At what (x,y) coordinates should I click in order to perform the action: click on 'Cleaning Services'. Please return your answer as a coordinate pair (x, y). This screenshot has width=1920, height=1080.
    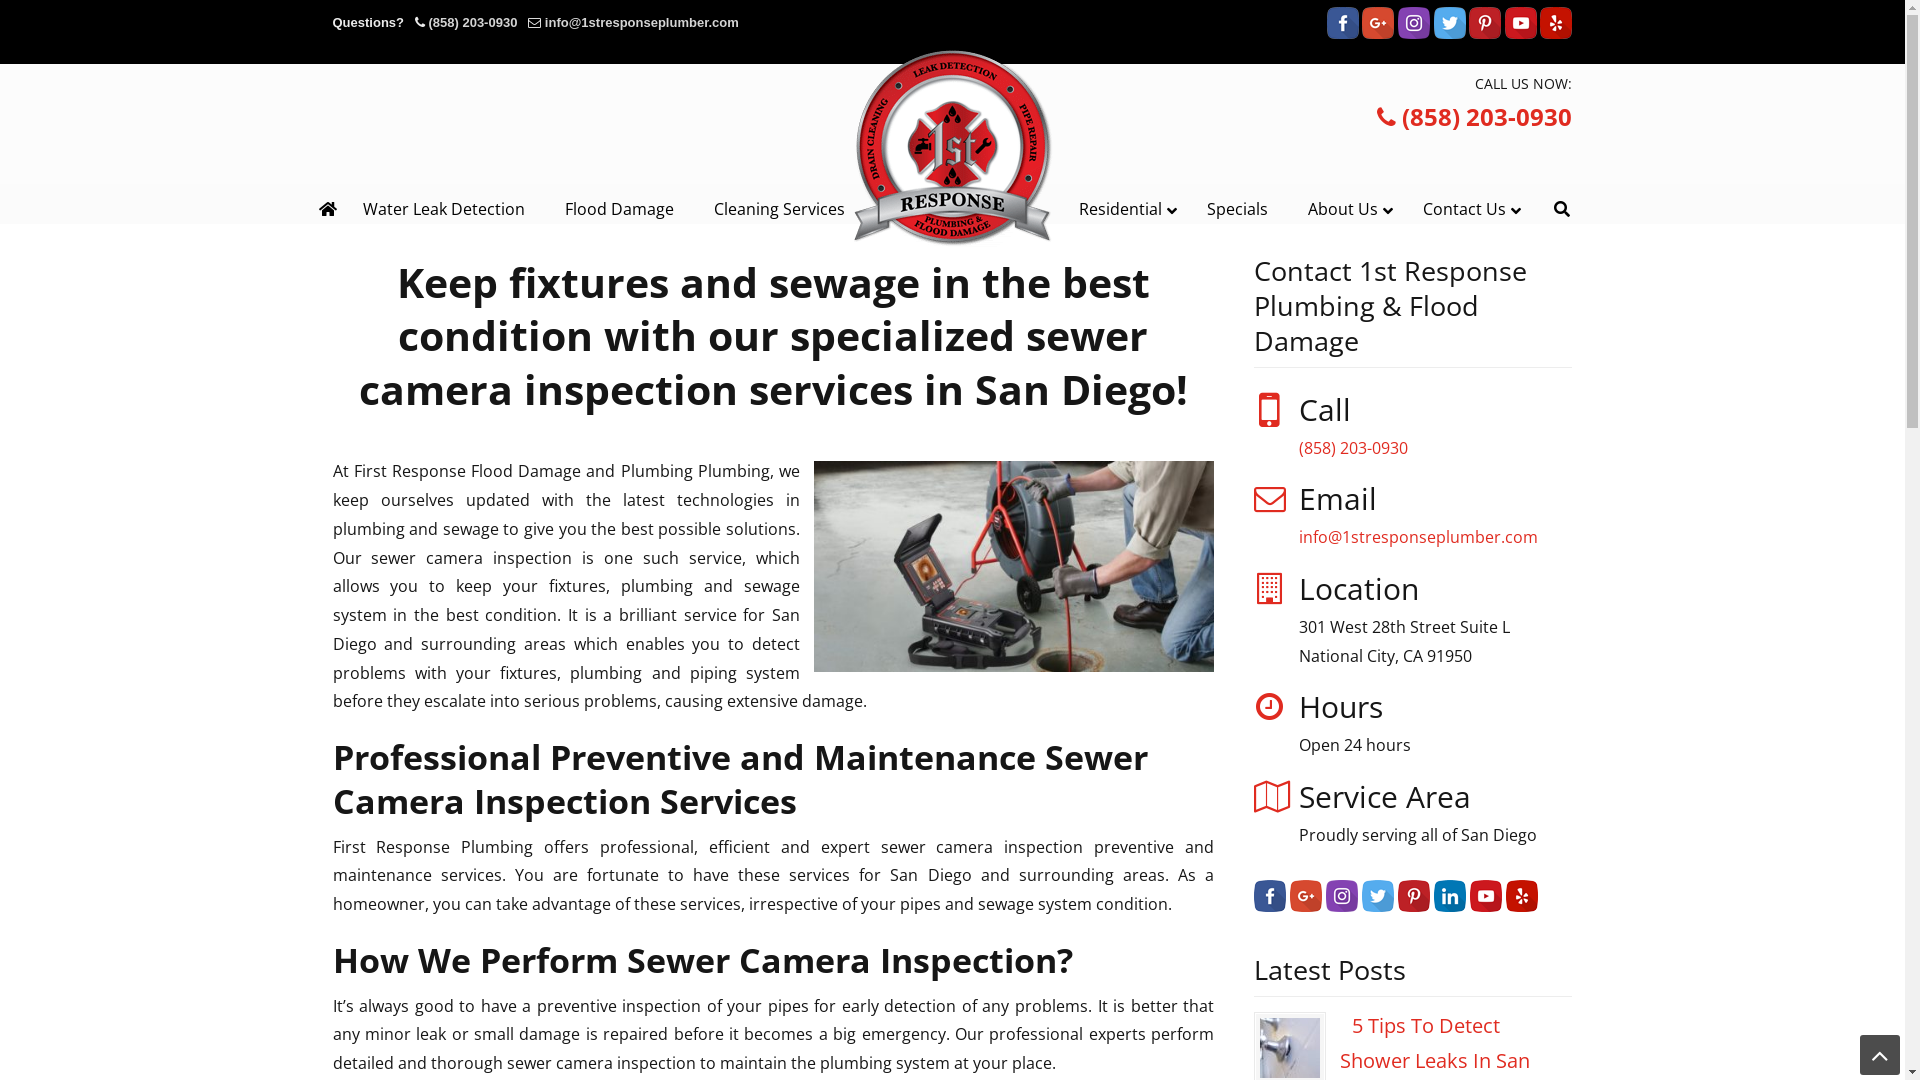
    Looking at the image, I should click on (778, 209).